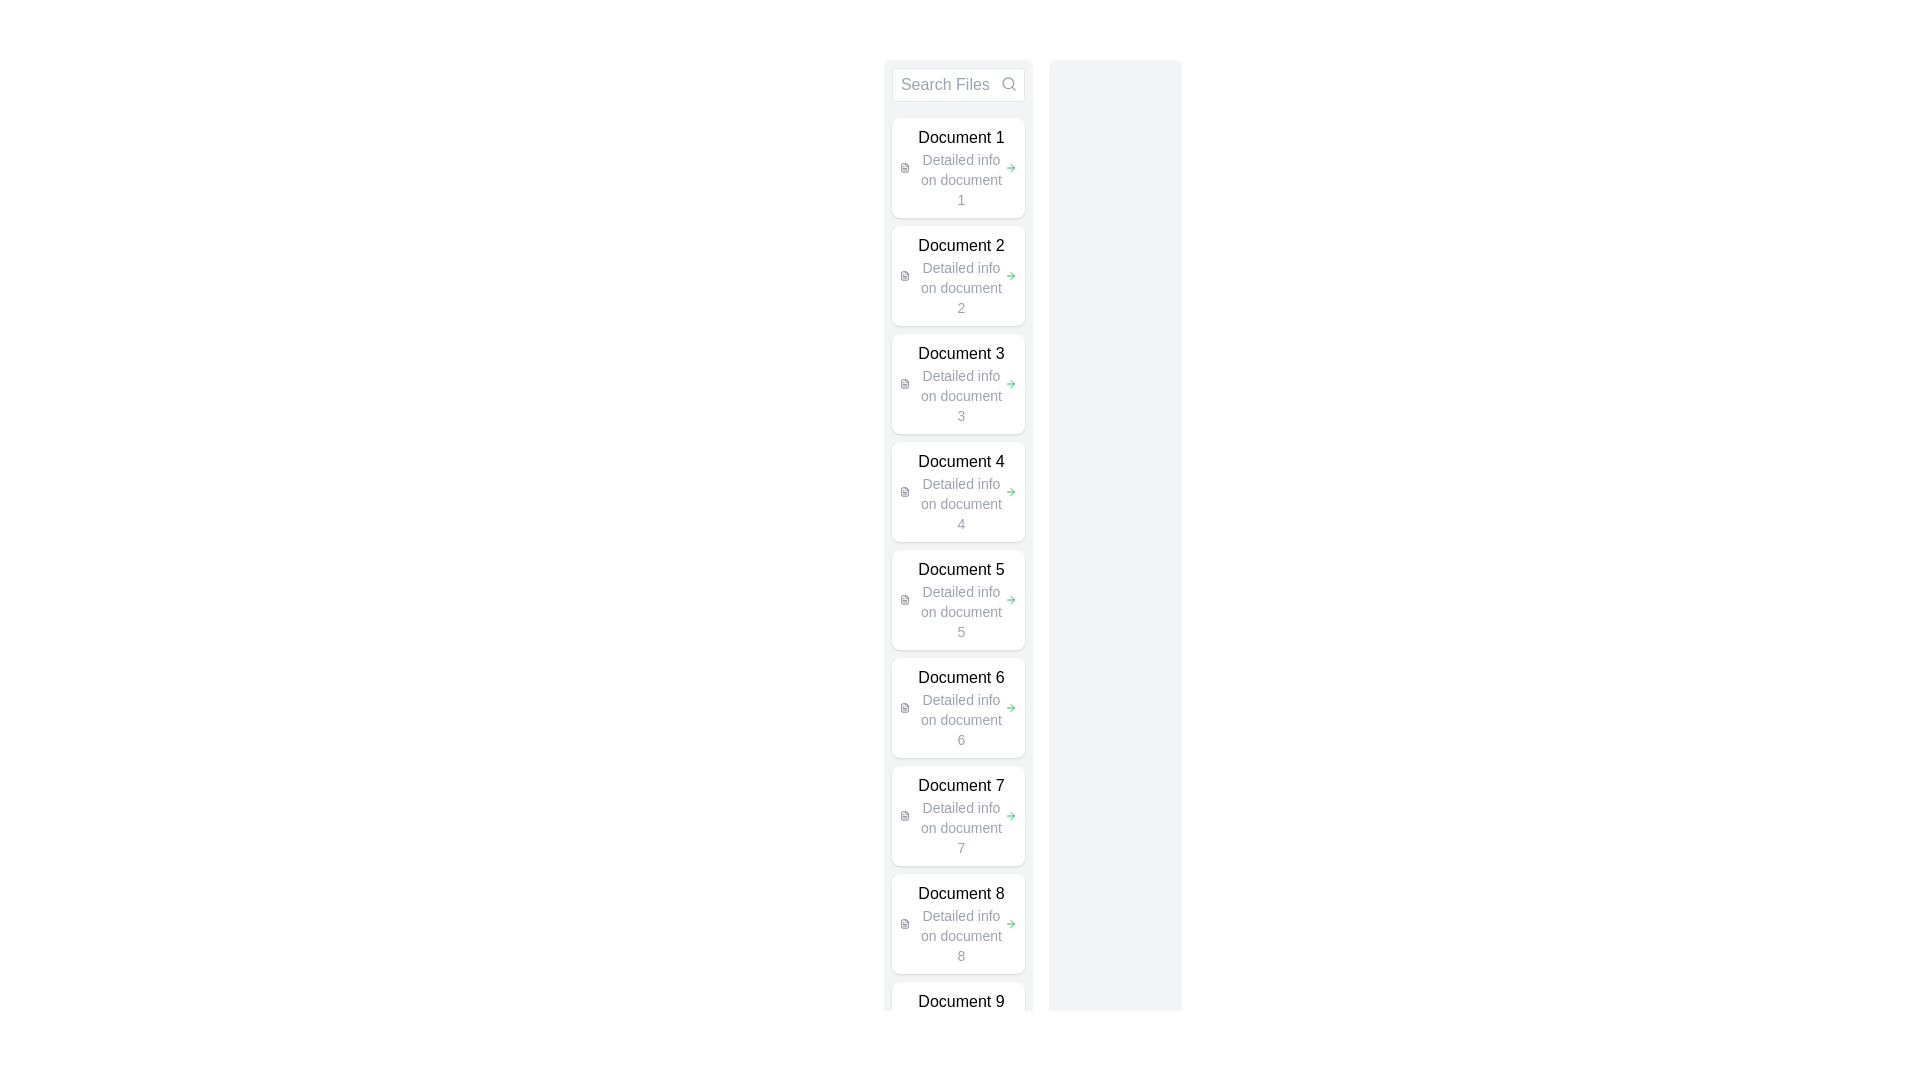 This screenshot has height=1080, width=1920. What do you see at coordinates (961, 462) in the screenshot?
I see `the fourth text label in the vertical list` at bounding box center [961, 462].